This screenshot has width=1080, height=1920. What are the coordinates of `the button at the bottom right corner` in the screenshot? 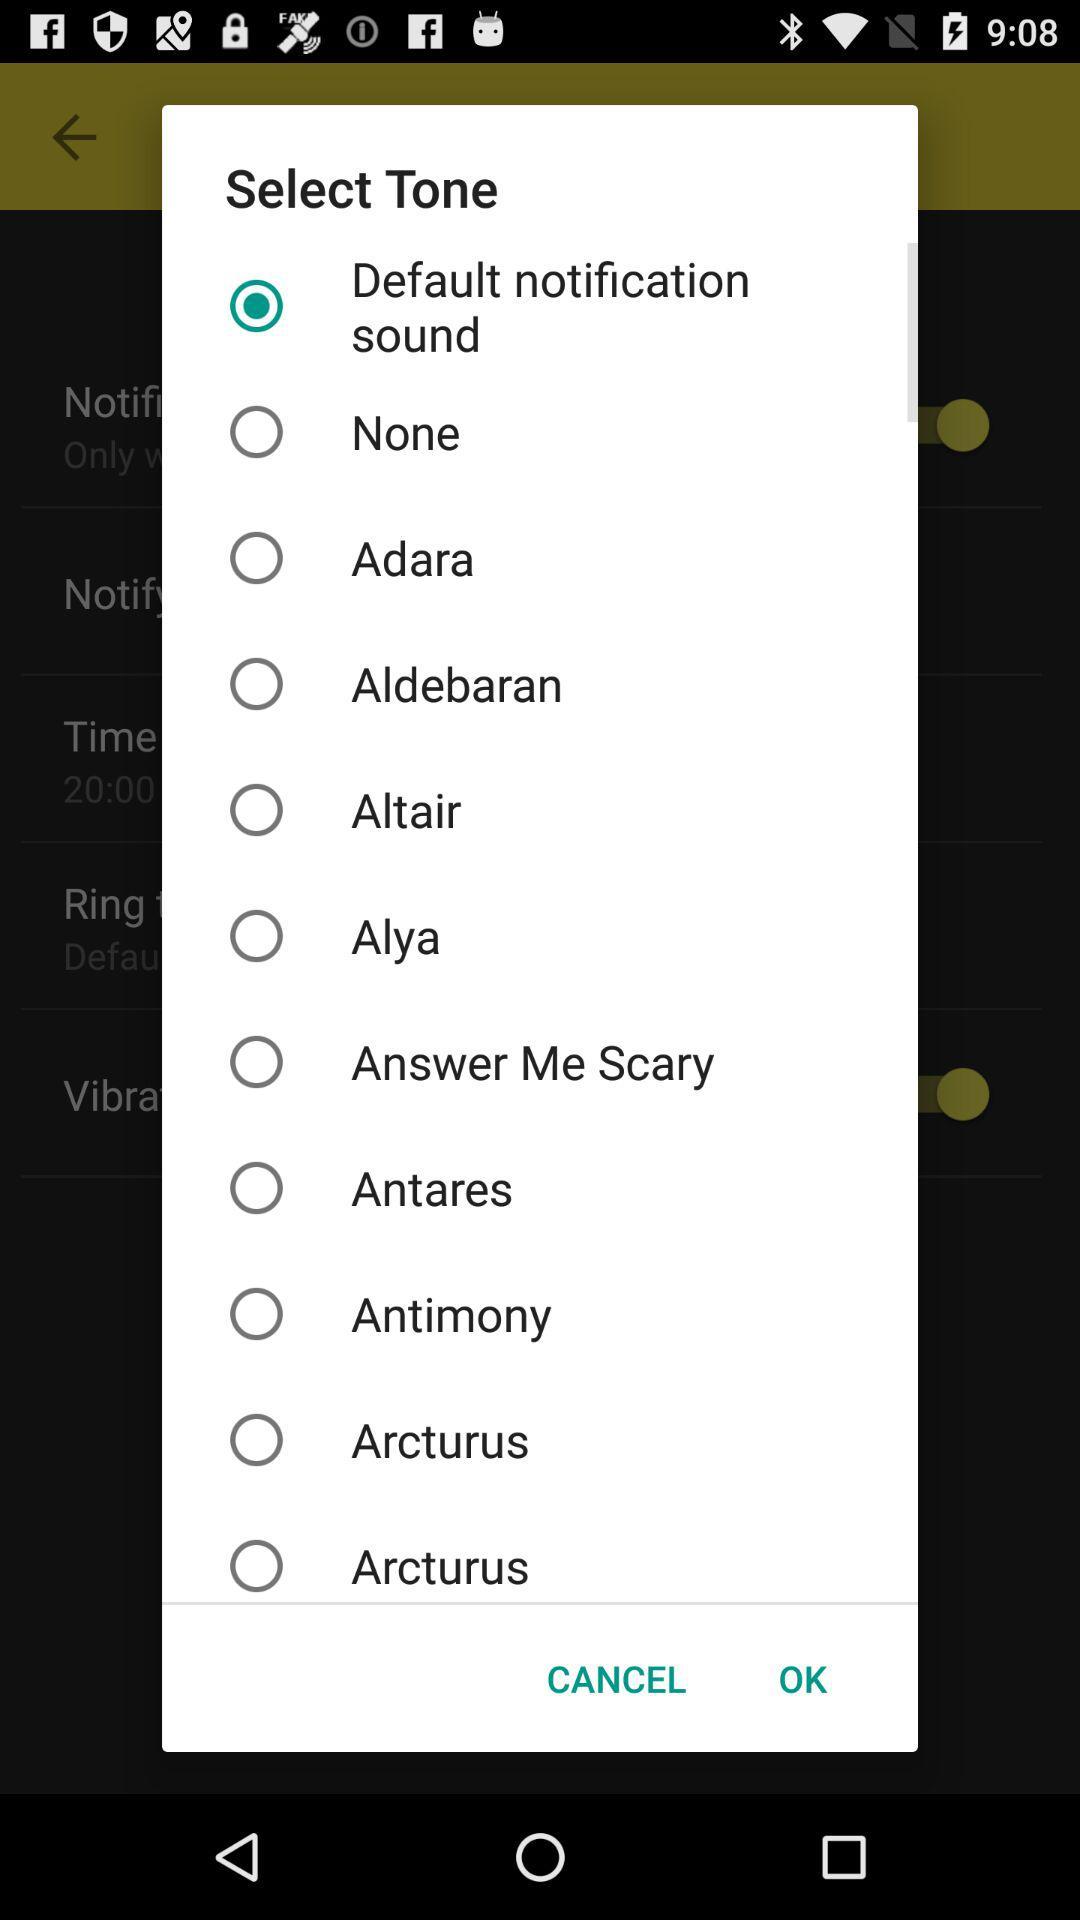 It's located at (801, 1678).